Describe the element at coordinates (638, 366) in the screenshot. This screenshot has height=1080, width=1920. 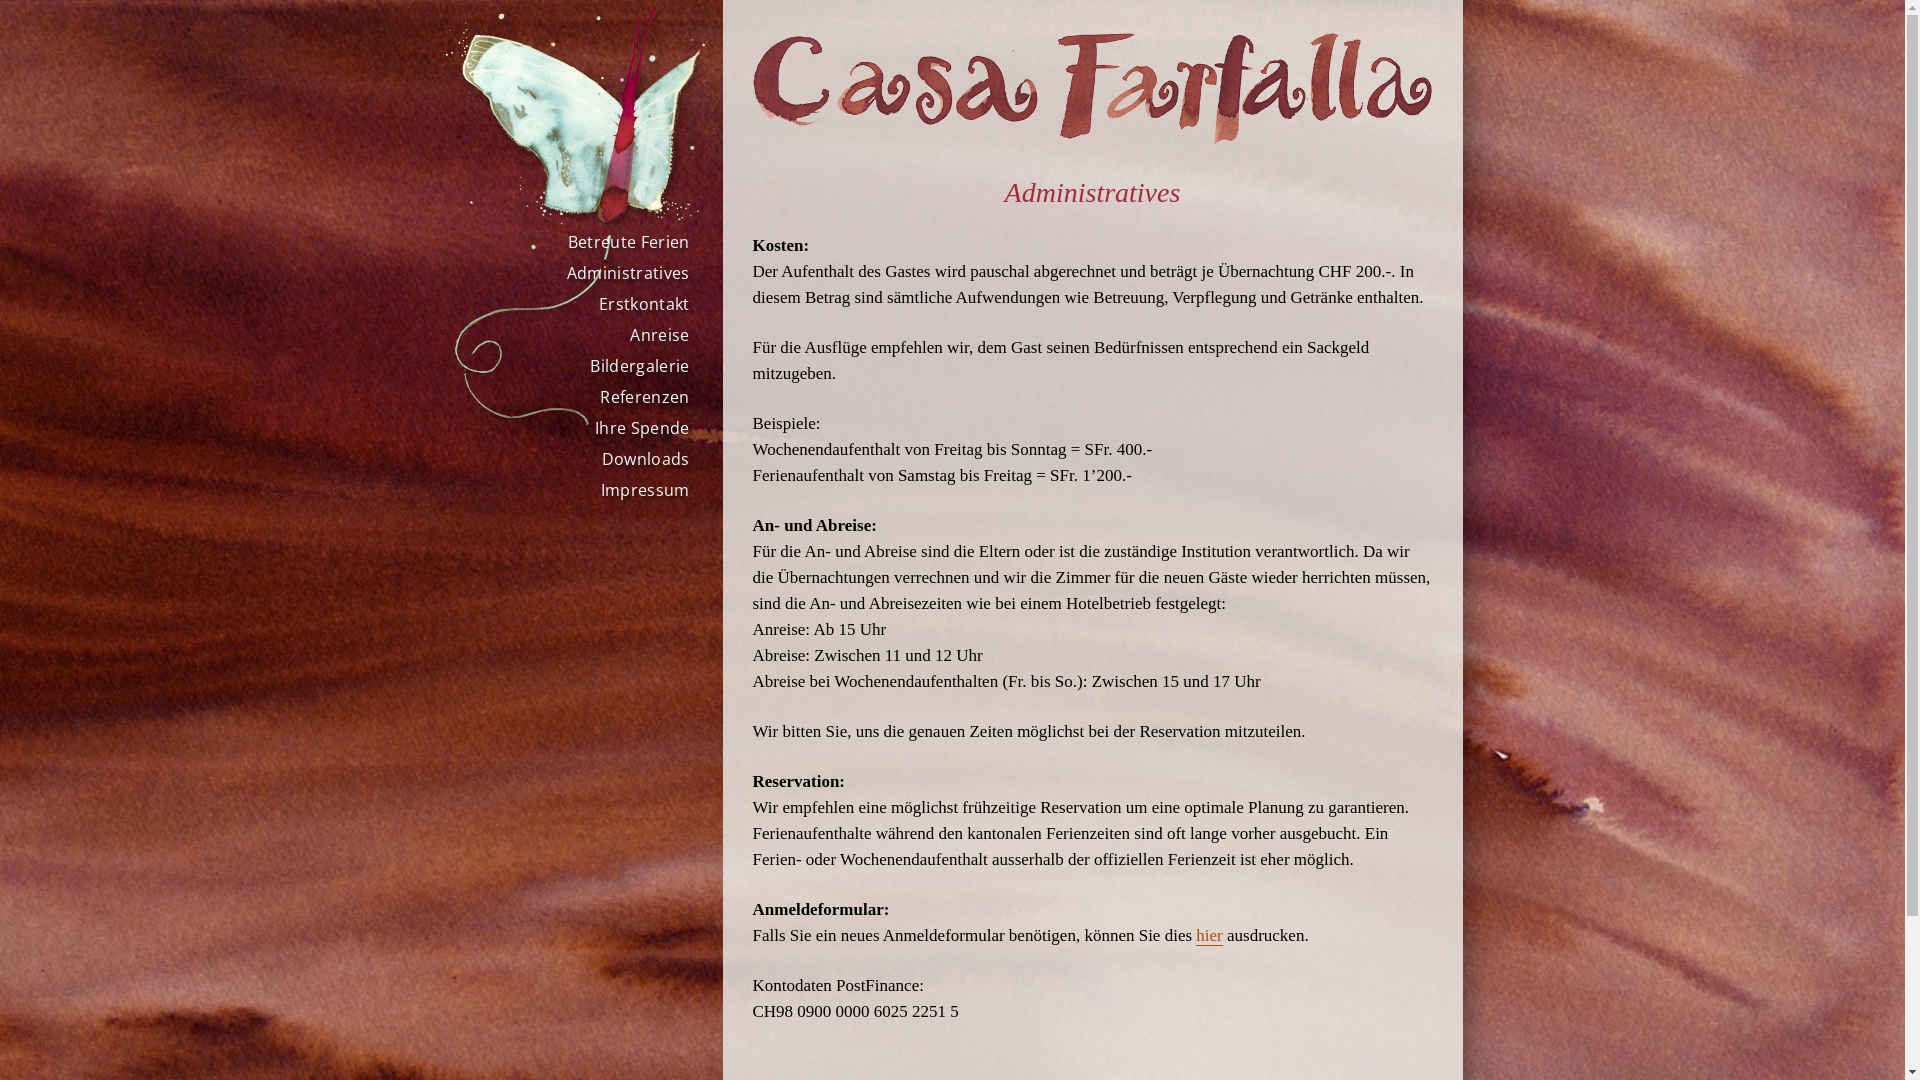
I see `'Bildergalerie'` at that location.